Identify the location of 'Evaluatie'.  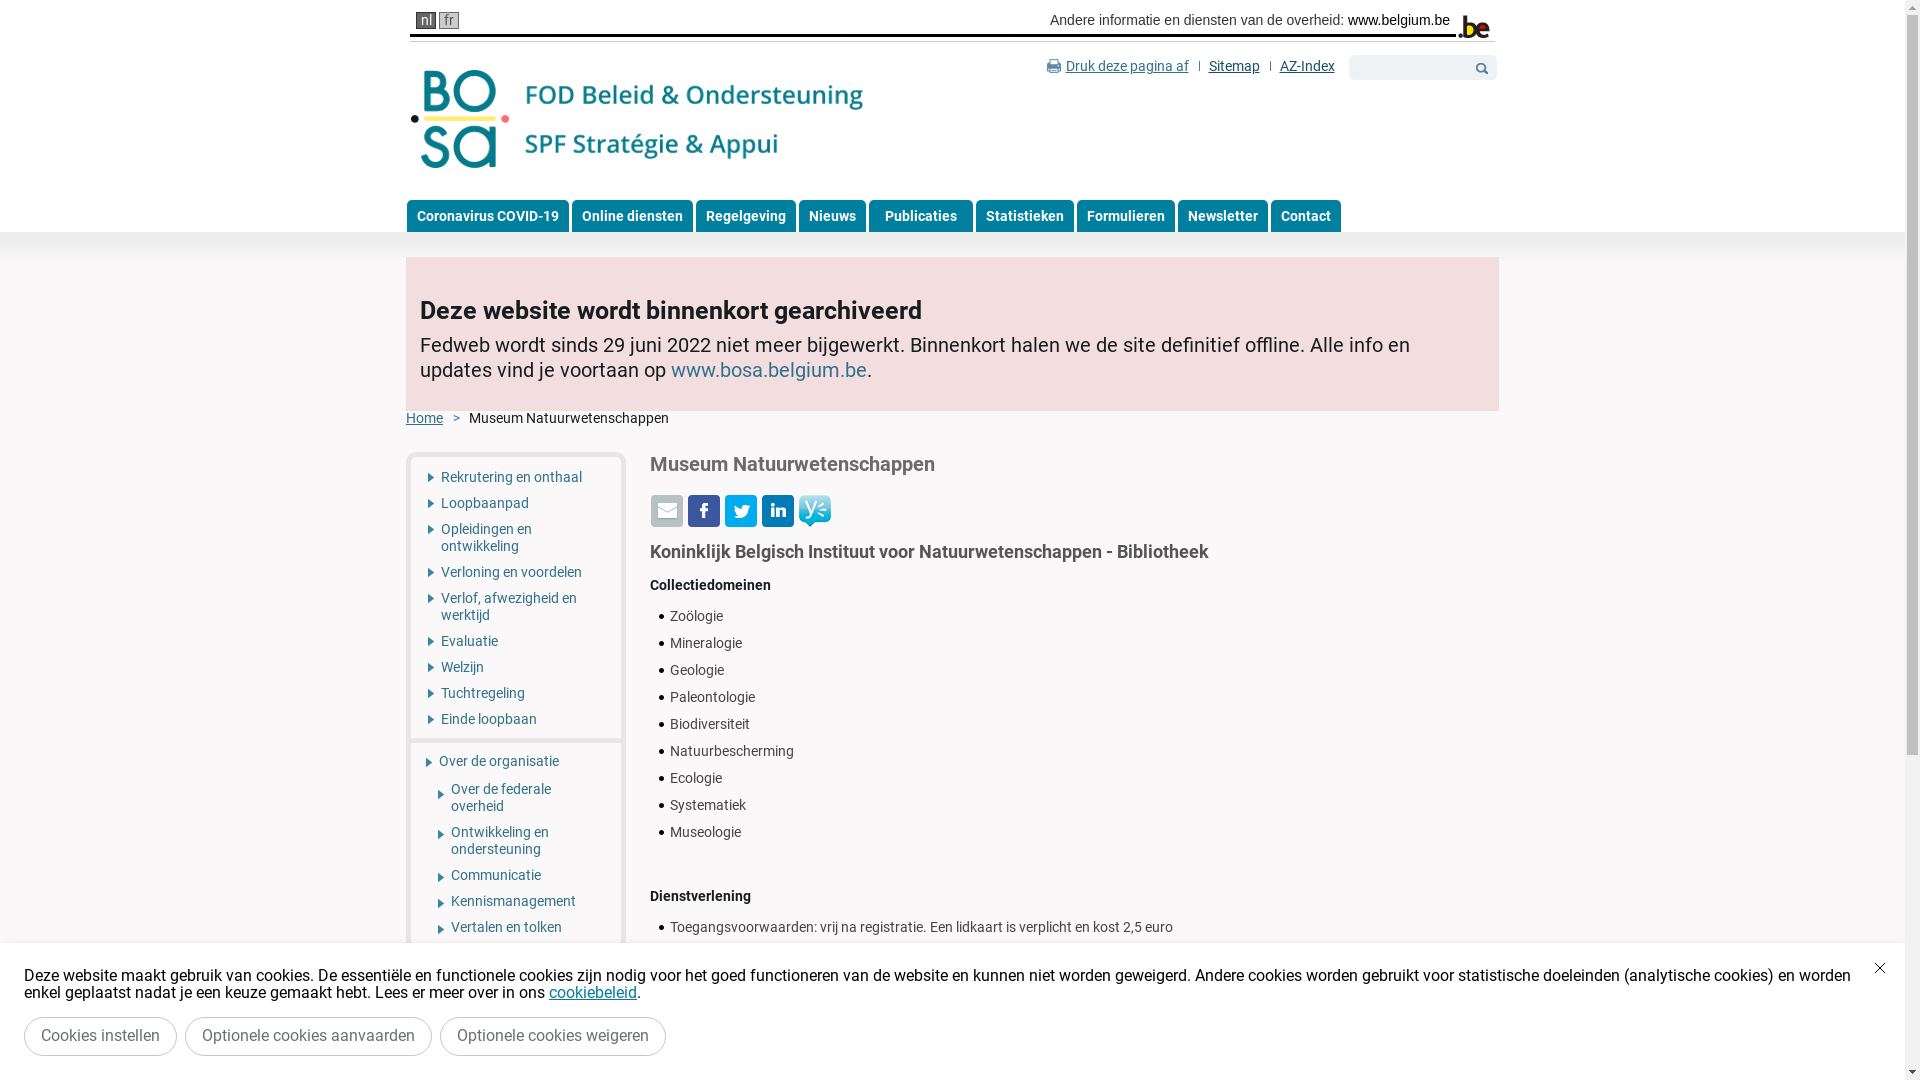
(515, 640).